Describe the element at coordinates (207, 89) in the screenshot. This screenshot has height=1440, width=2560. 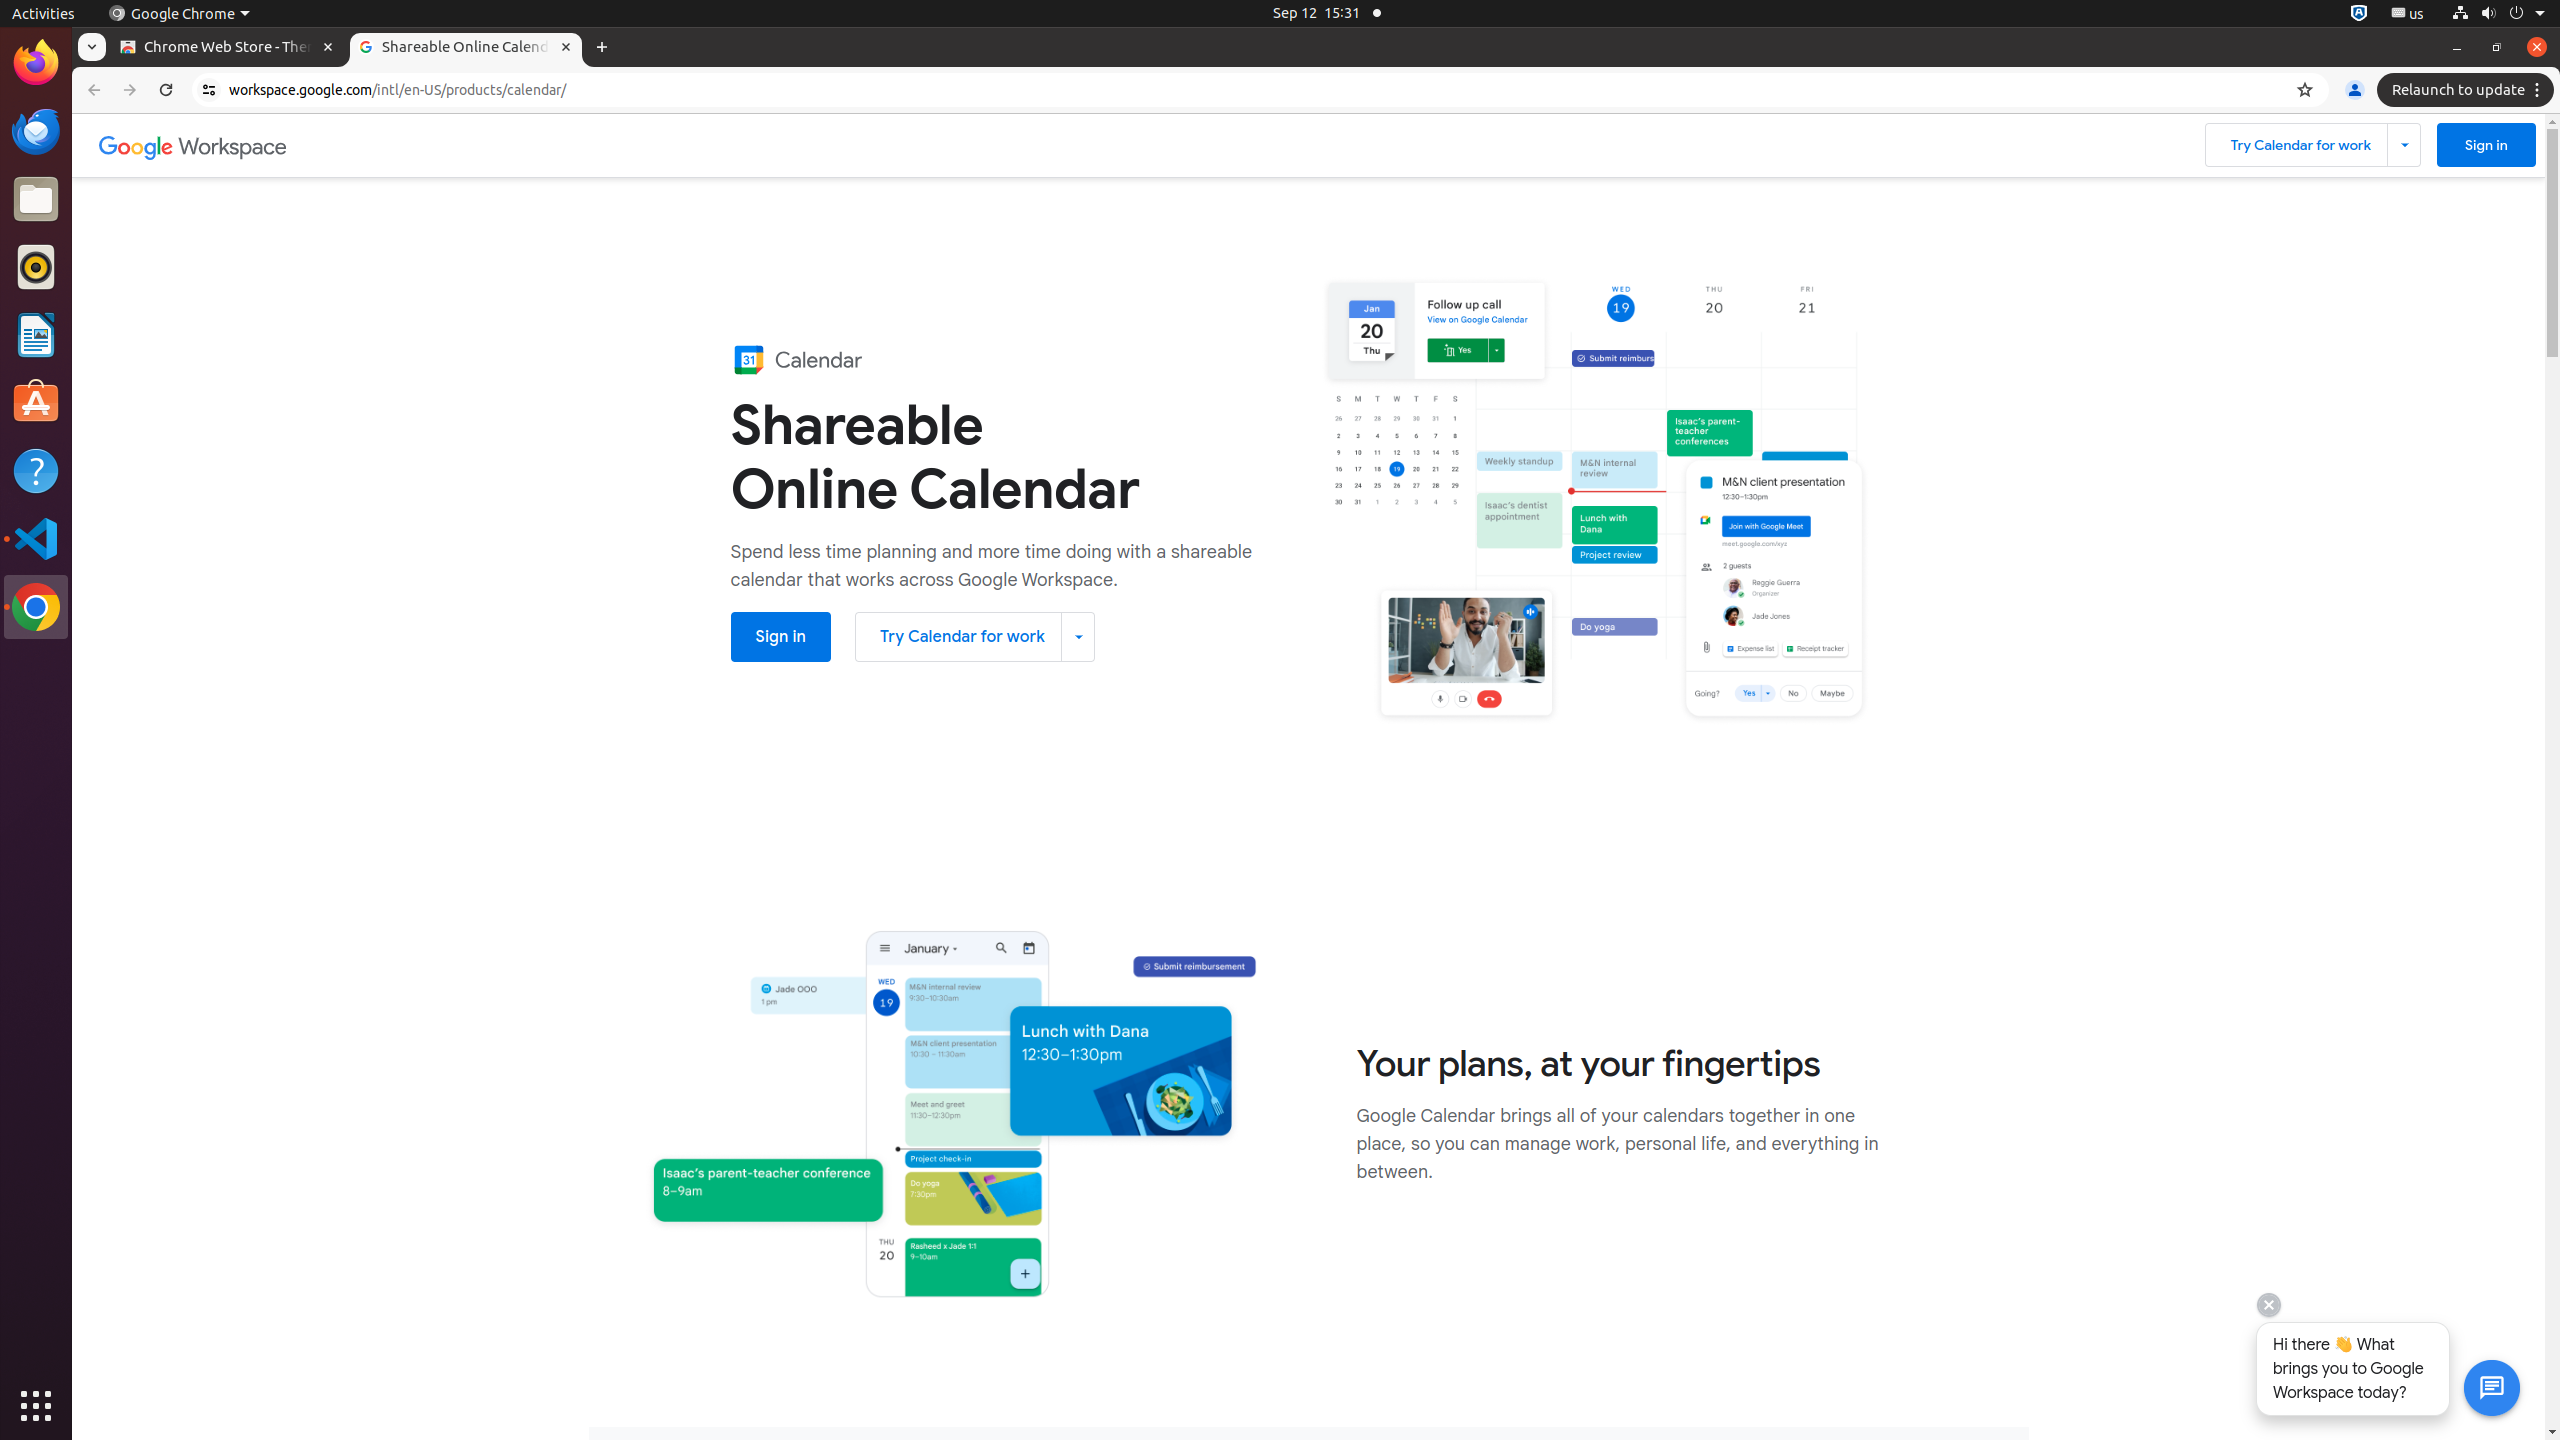
I see `'View site information'` at that location.